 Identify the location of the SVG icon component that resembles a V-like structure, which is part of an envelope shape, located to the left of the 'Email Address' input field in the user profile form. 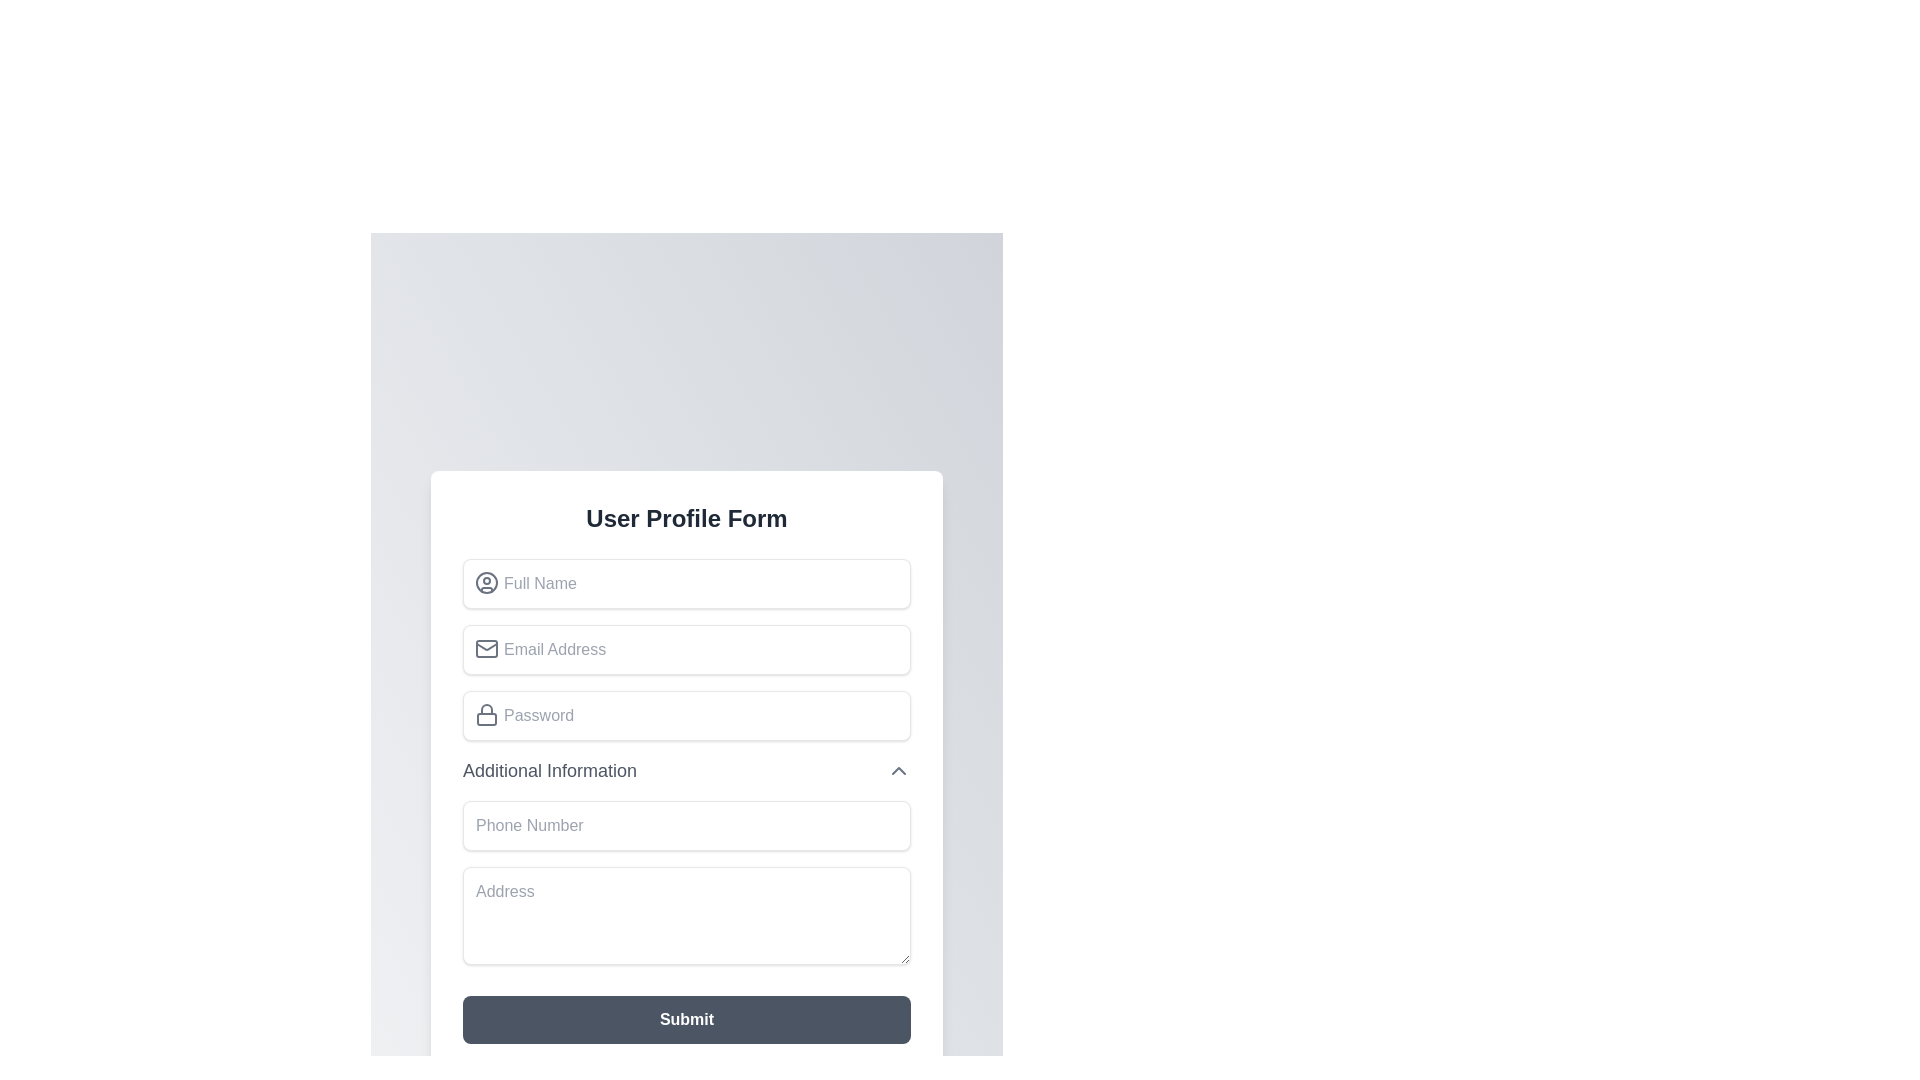
(486, 645).